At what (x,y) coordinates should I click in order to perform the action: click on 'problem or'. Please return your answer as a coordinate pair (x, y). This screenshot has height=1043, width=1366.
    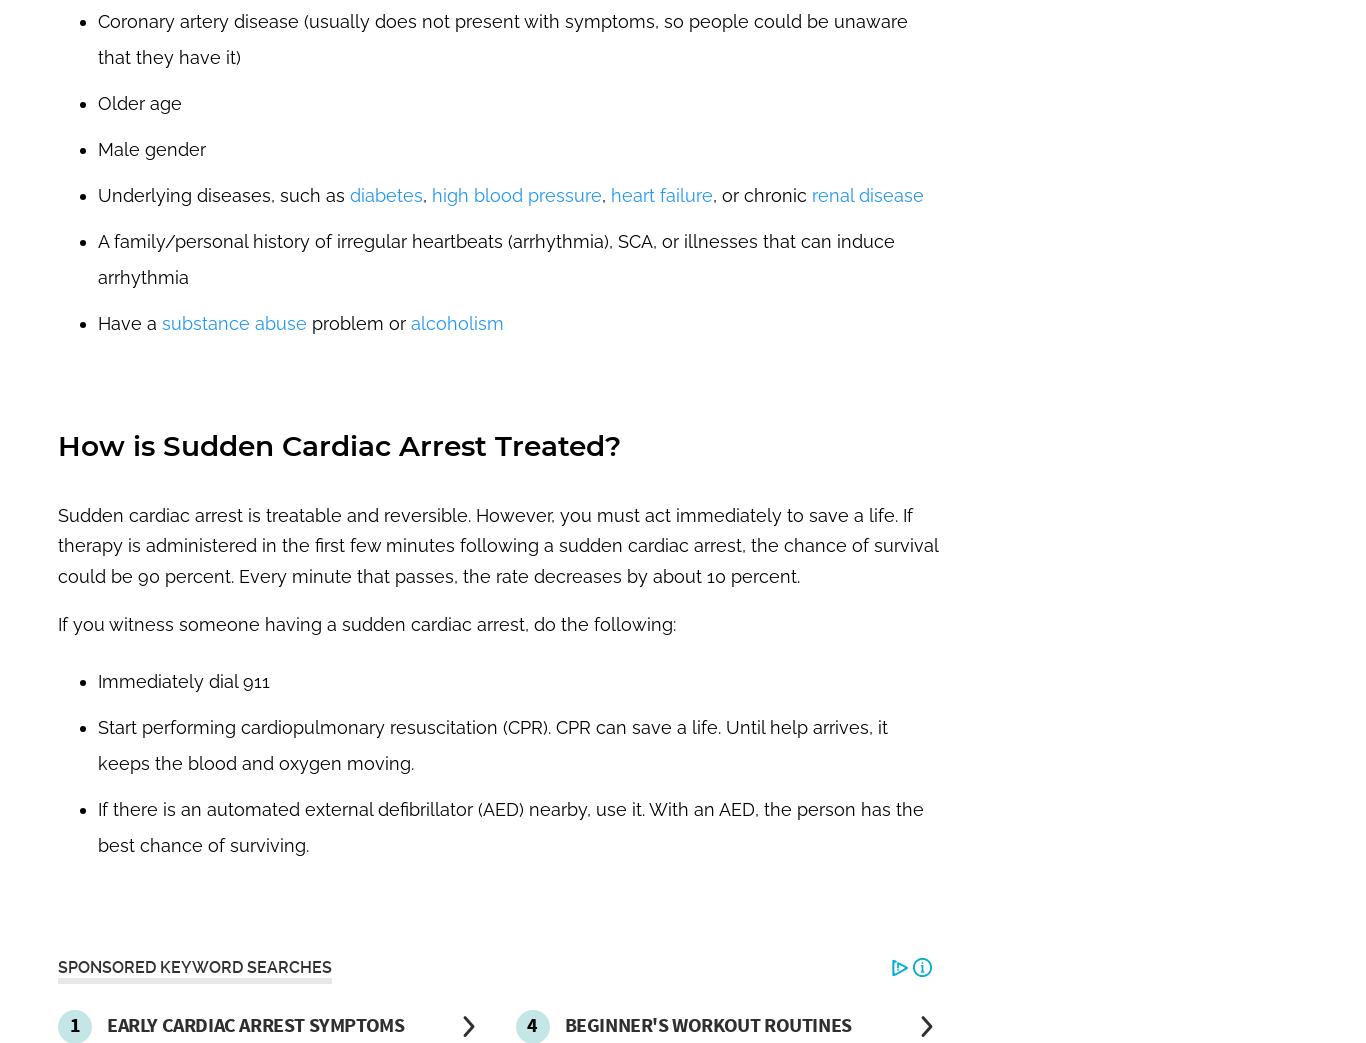
    Looking at the image, I should click on (357, 321).